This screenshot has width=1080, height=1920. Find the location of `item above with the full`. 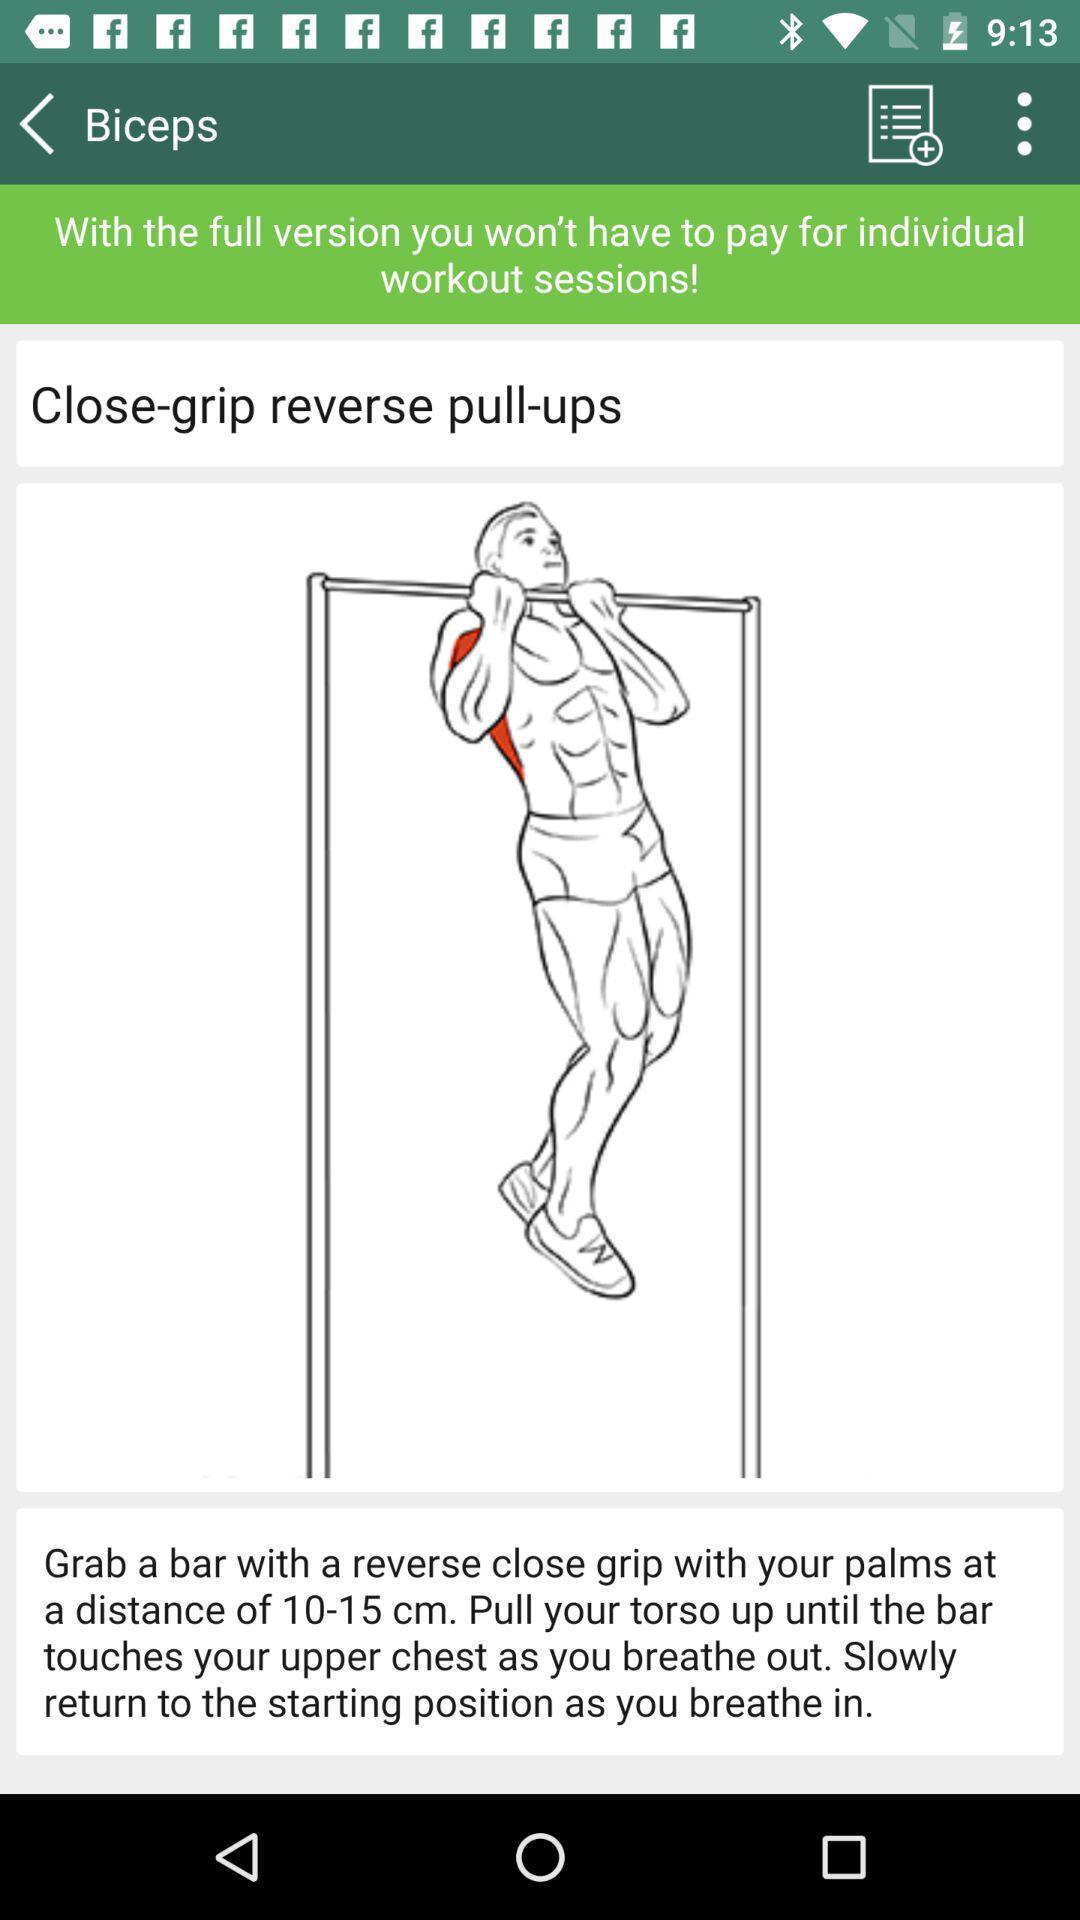

item above with the full is located at coordinates (208, 122).